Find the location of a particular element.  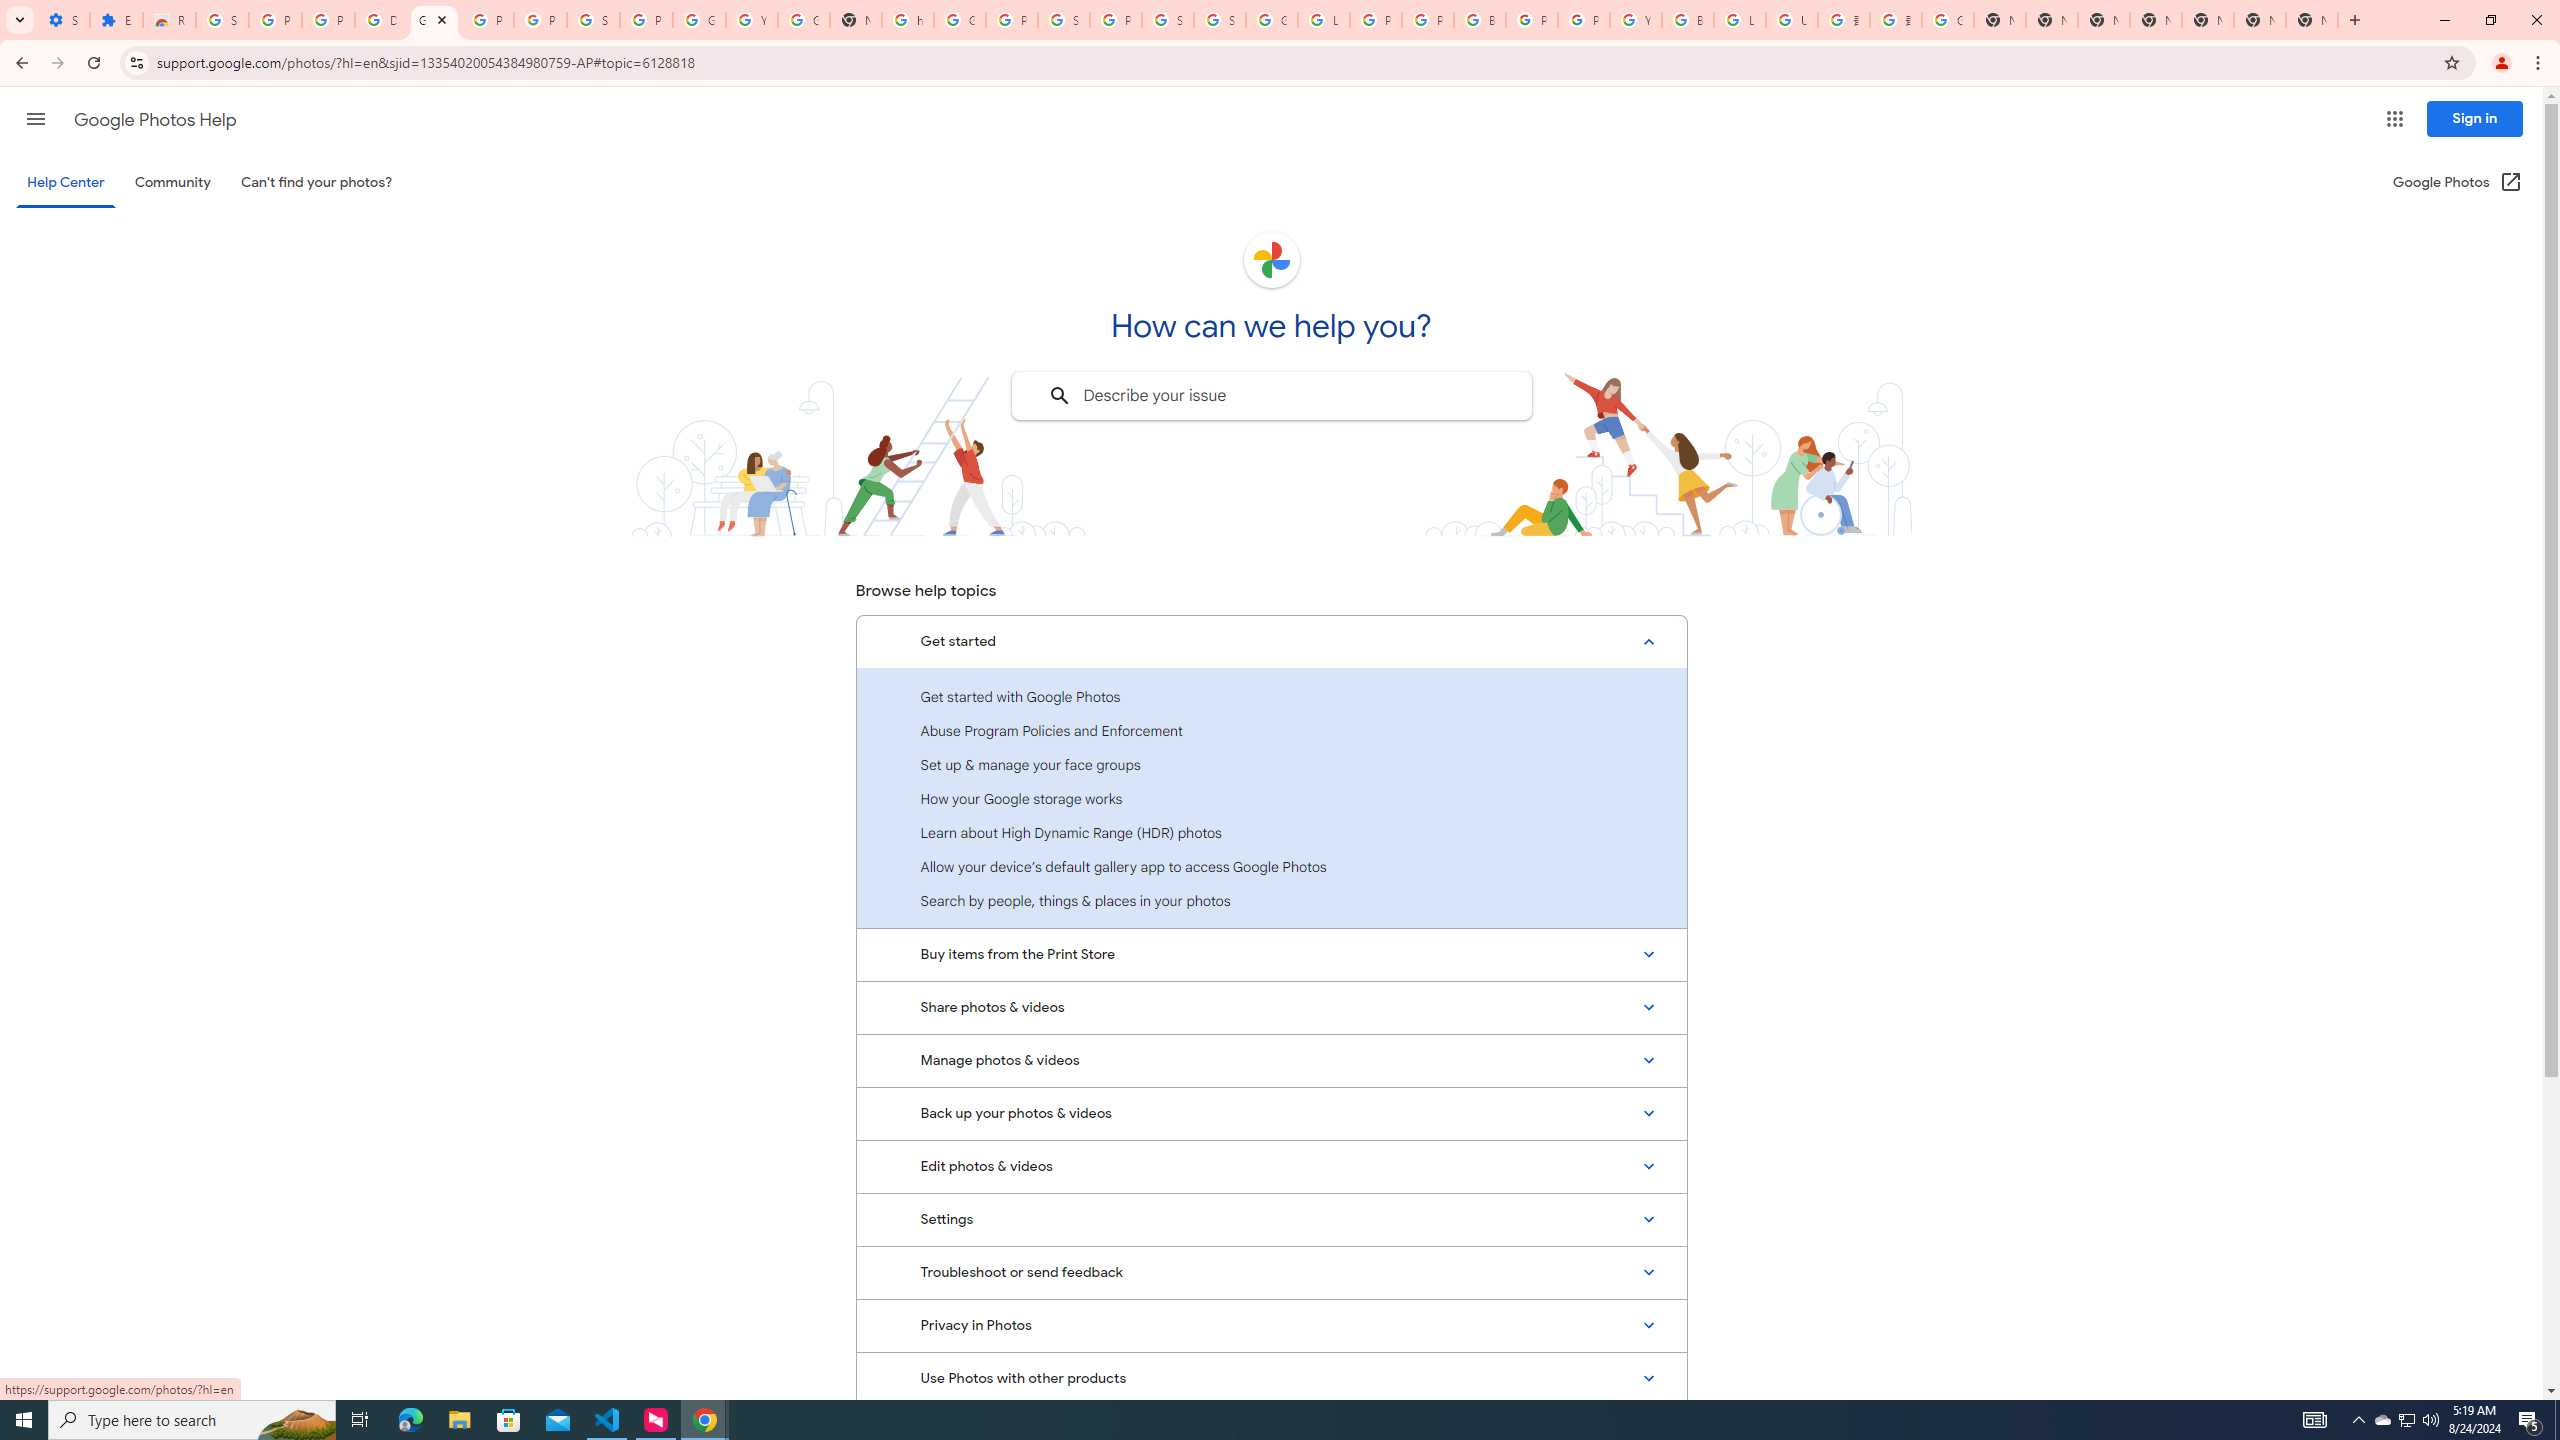

'Get started, Expanded list with 7 items' is located at coordinates (1271, 642).